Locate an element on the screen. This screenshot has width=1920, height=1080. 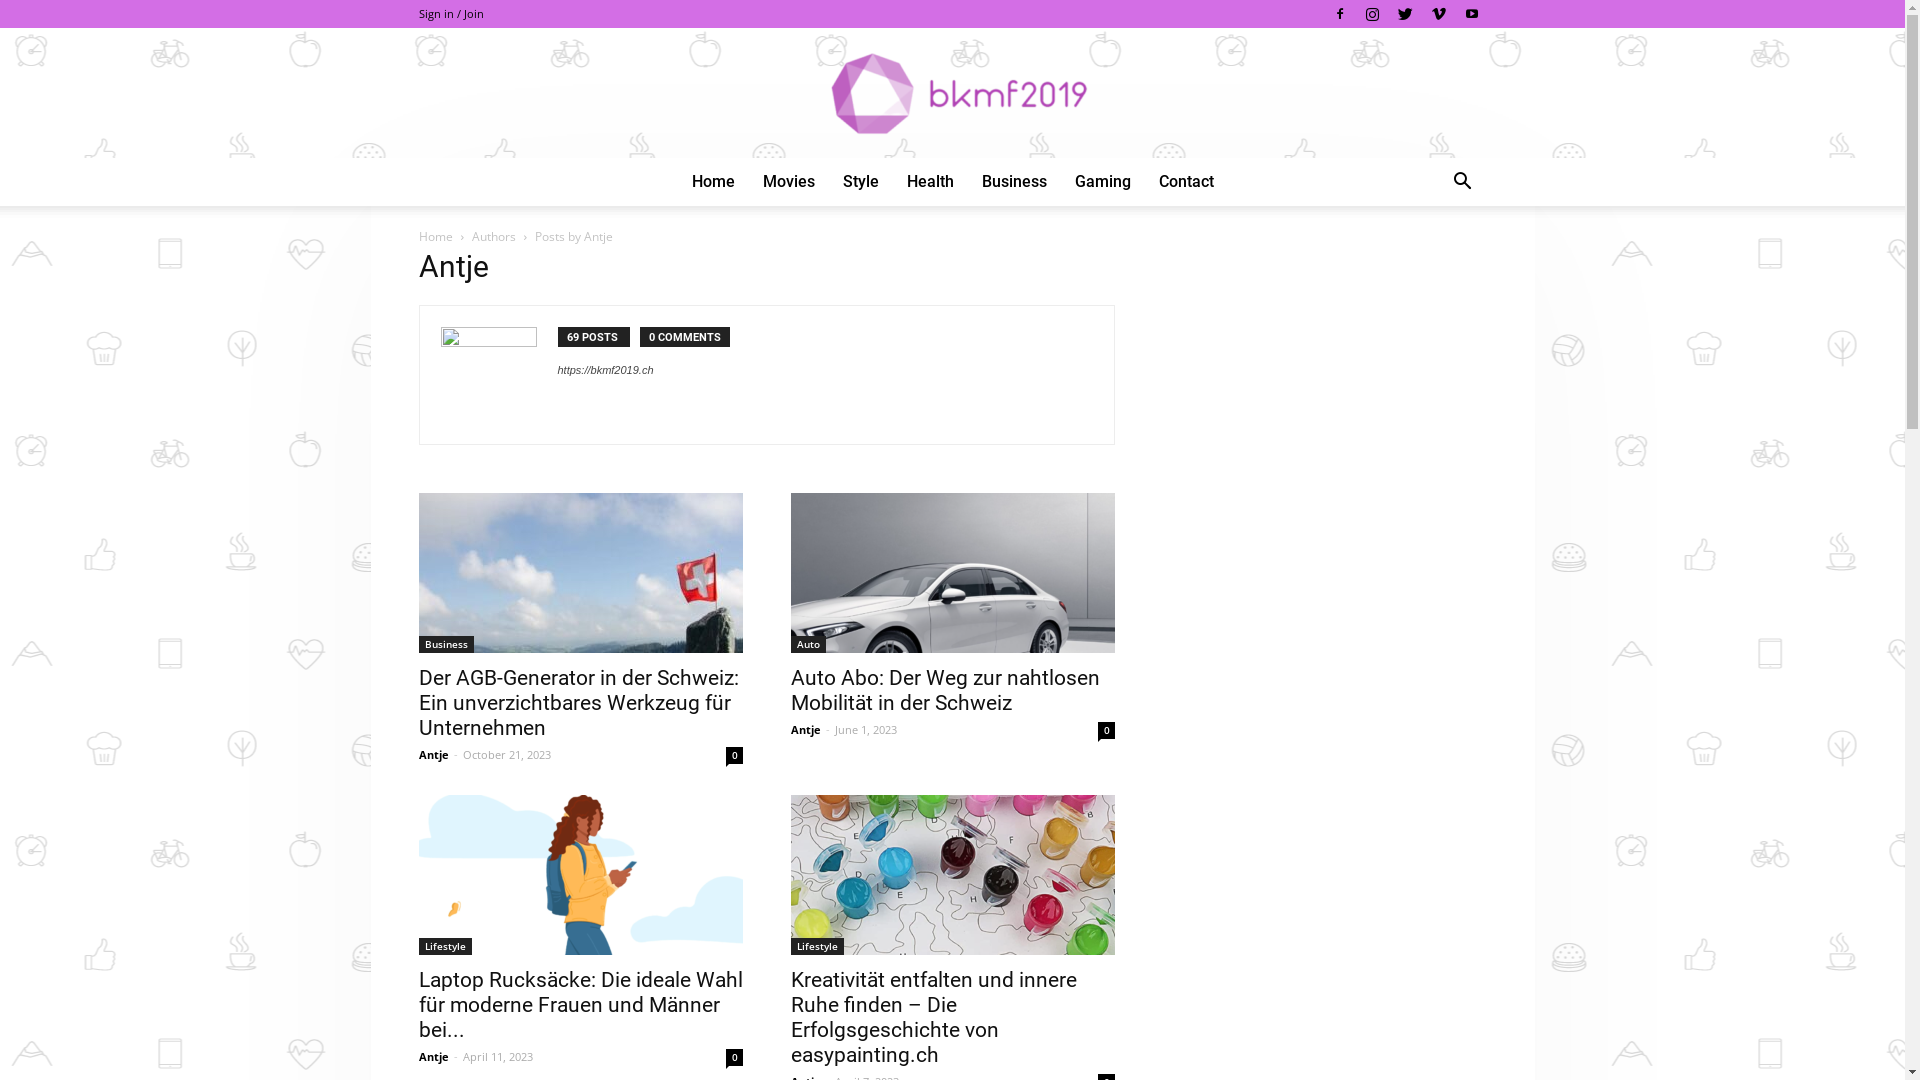
'0' is located at coordinates (724, 755).